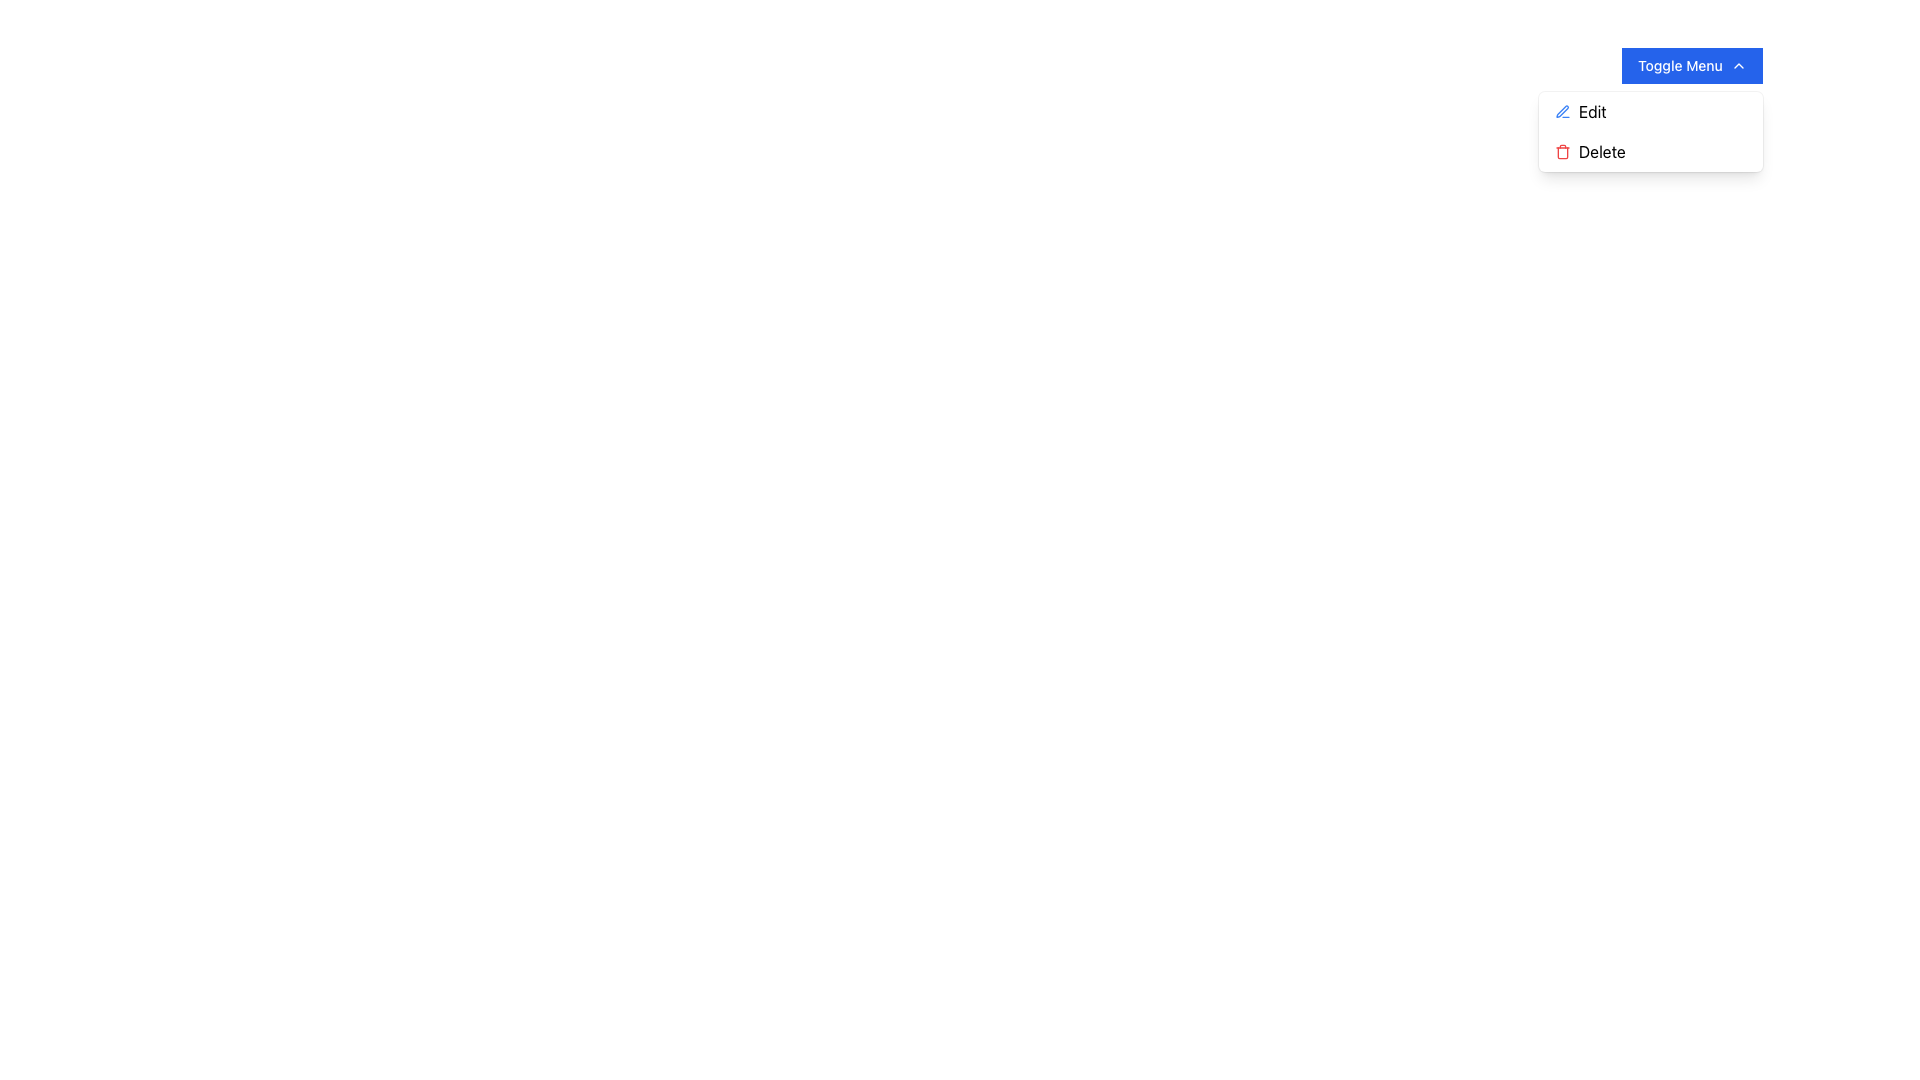 The height and width of the screenshot is (1080, 1920). Describe the element at coordinates (1691, 64) in the screenshot. I see `the Dropdown Toggle Button located at the upper-right side of the interface` at that location.